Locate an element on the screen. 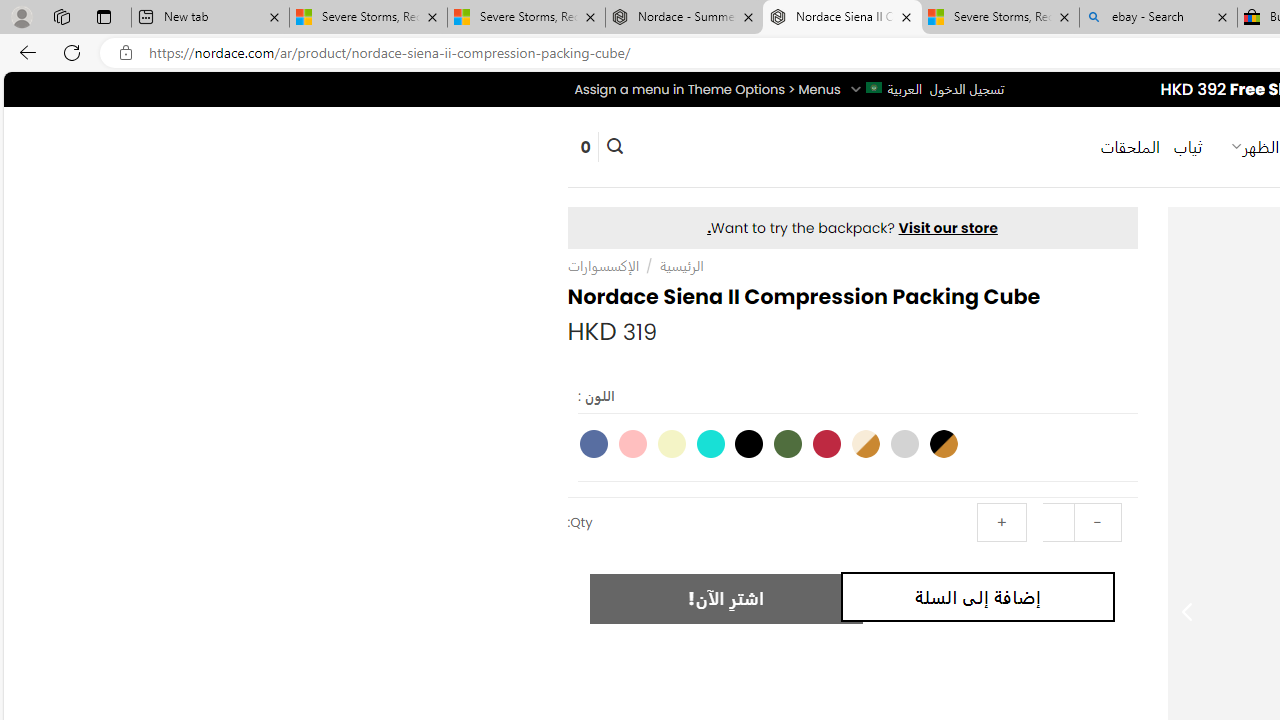 The height and width of the screenshot is (720, 1280). 'Tab actions menu' is located at coordinates (103, 16).